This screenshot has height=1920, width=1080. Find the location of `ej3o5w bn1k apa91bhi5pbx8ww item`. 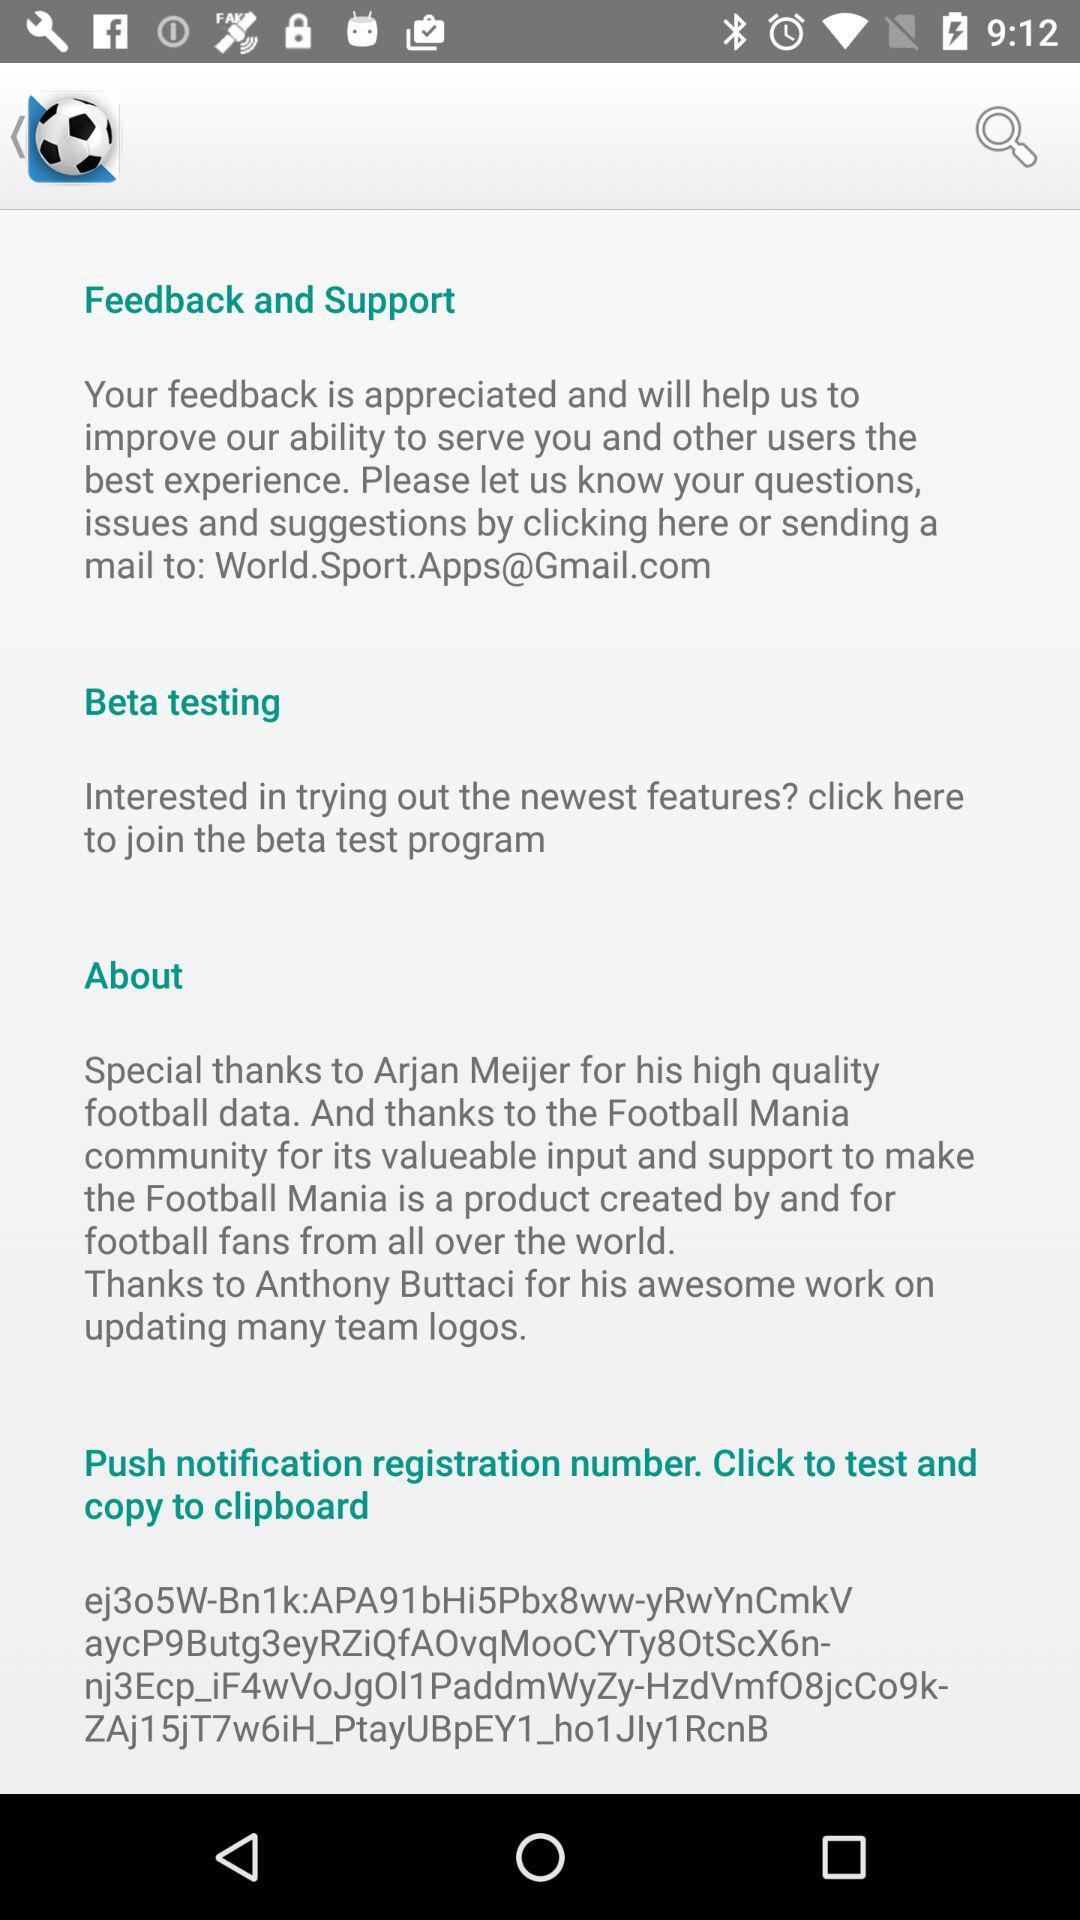

ej3o5w bn1k apa91bhi5pbx8ww item is located at coordinates (540, 1663).